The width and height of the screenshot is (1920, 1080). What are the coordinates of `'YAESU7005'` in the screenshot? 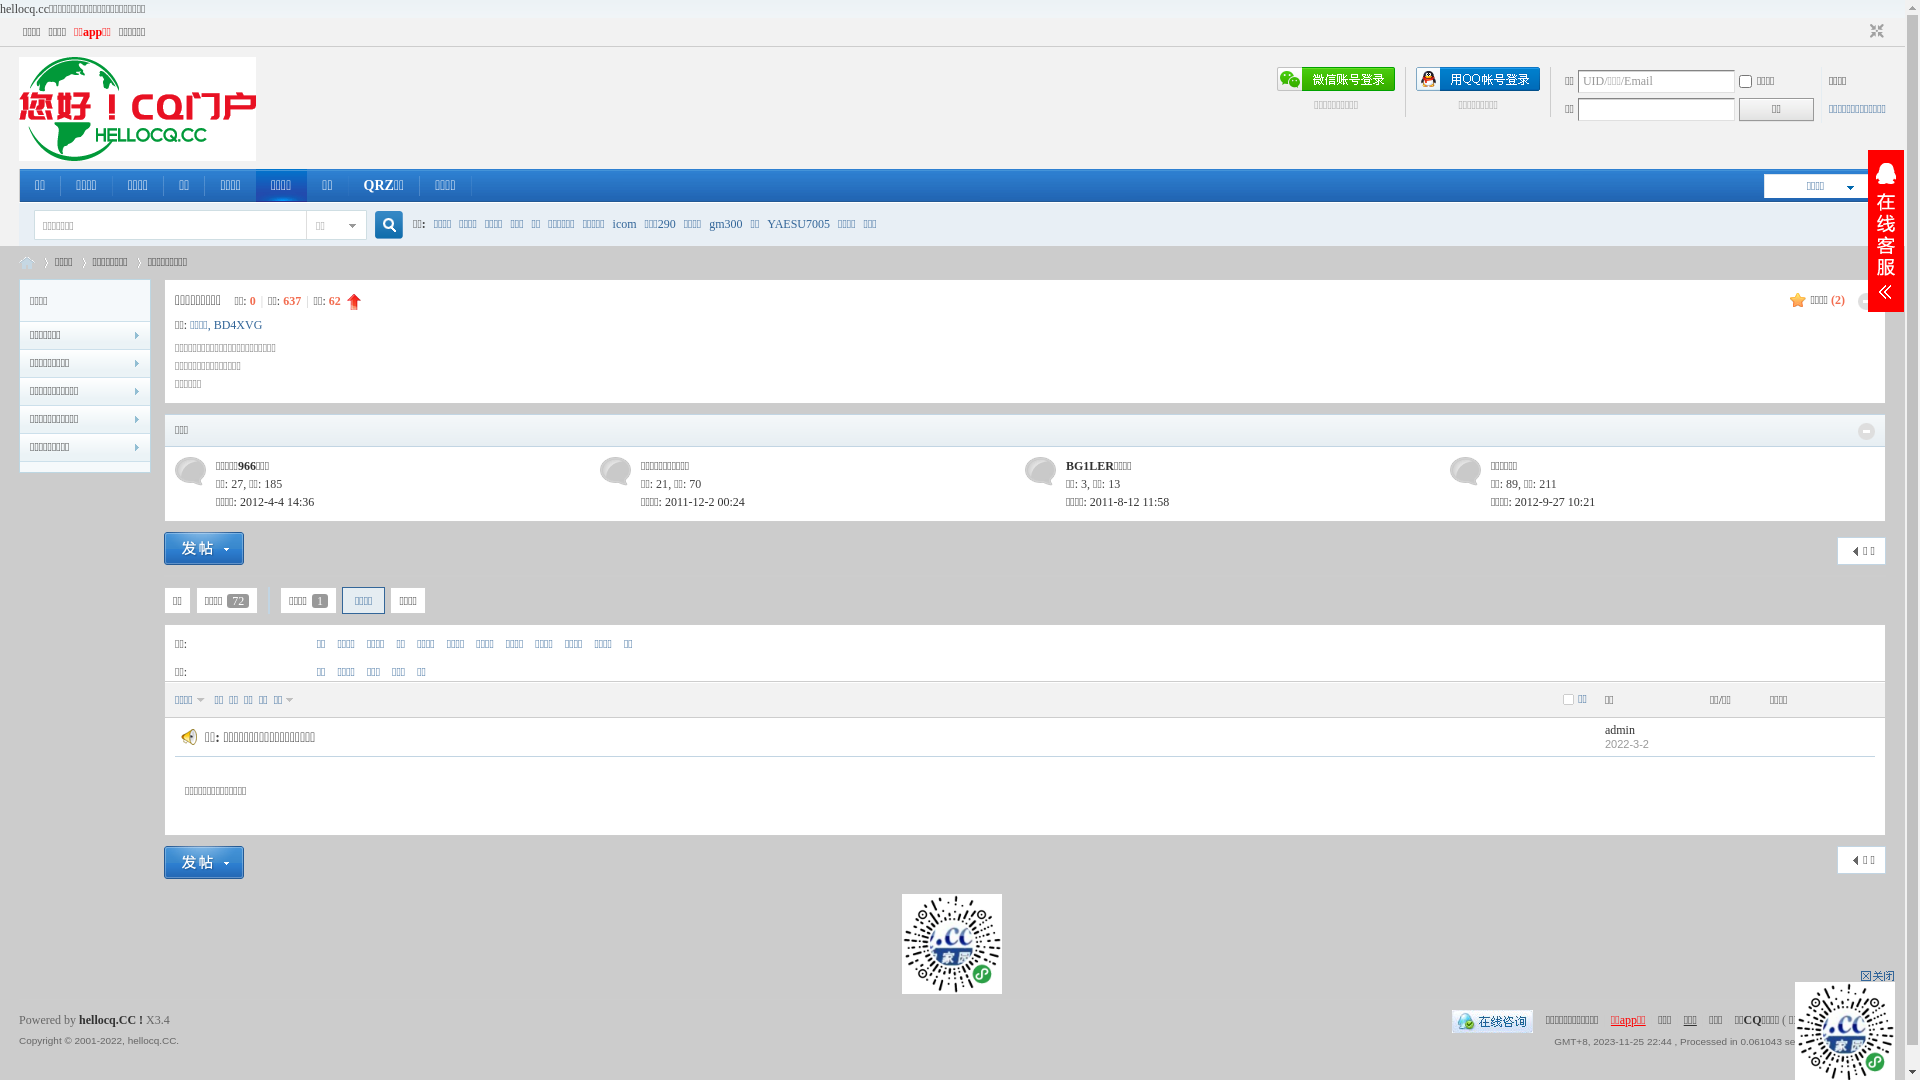 It's located at (797, 223).